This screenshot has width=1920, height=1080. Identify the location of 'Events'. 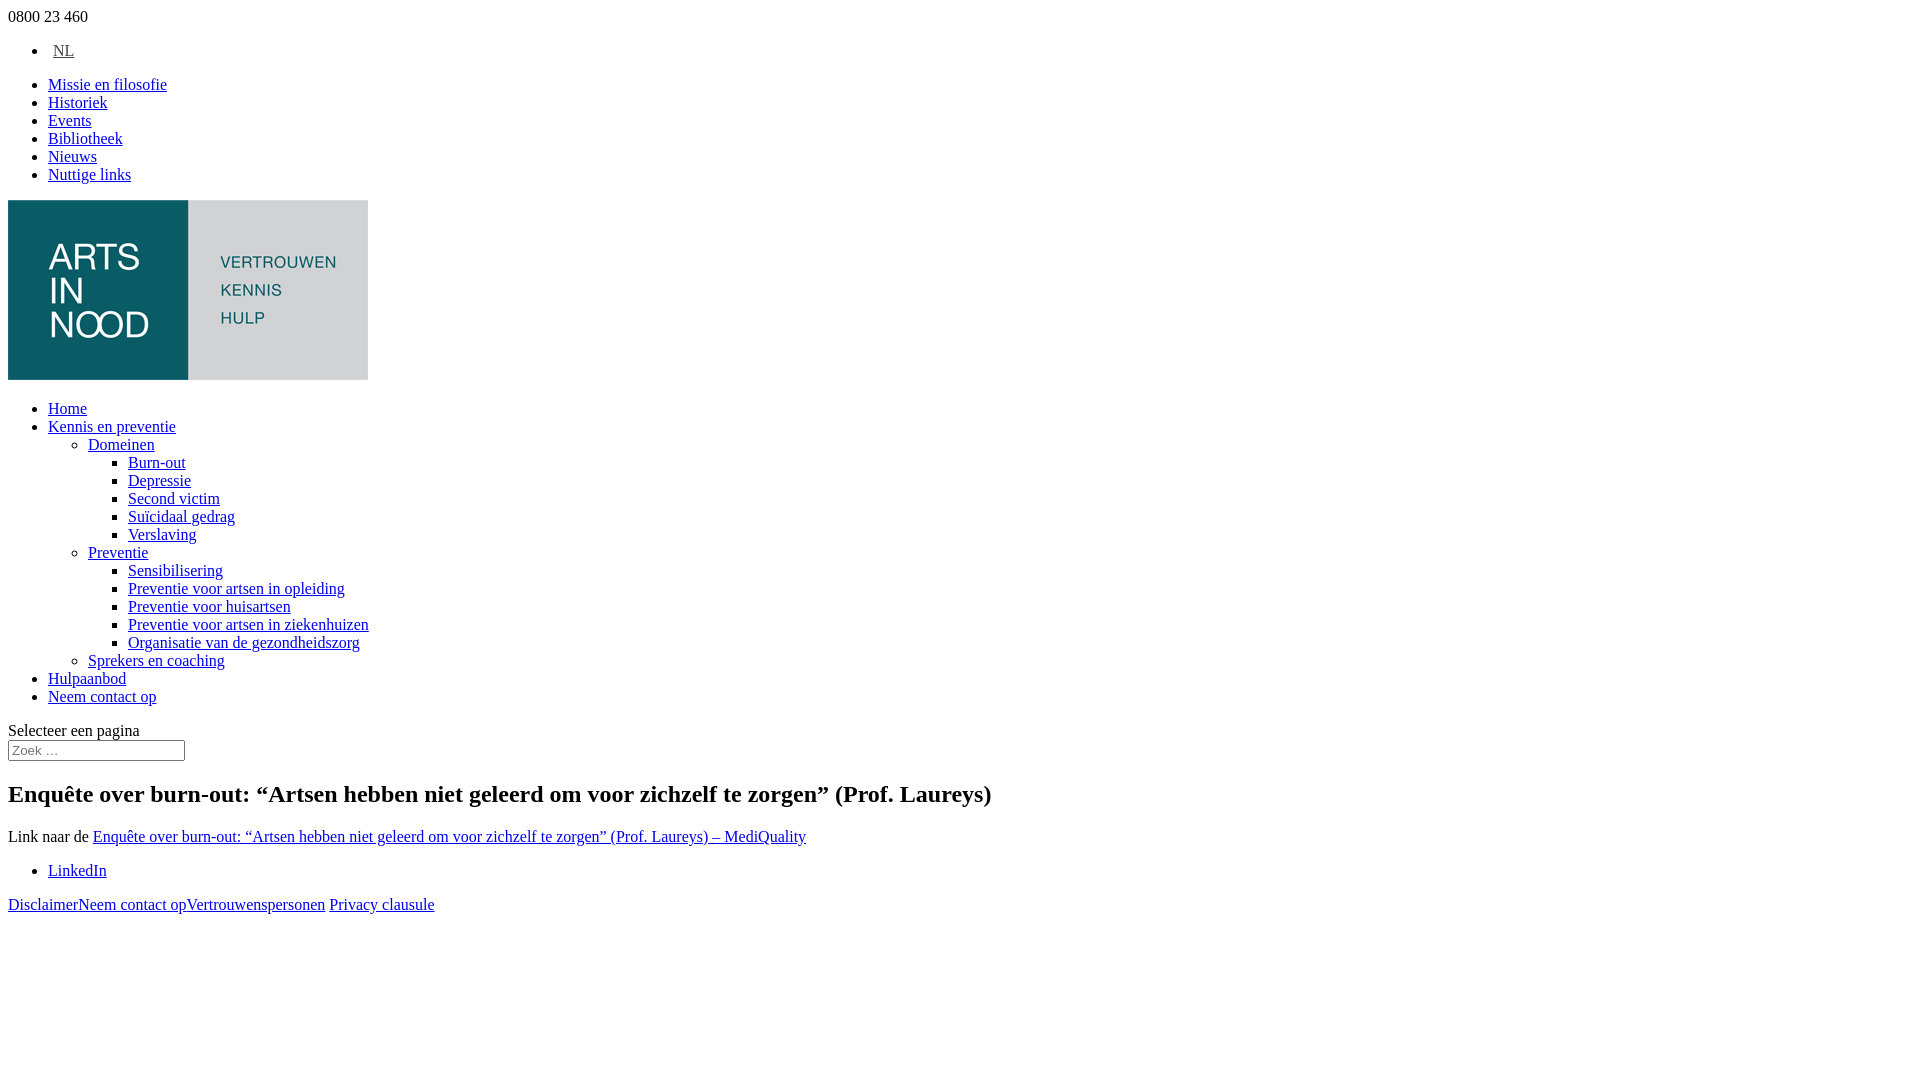
(70, 120).